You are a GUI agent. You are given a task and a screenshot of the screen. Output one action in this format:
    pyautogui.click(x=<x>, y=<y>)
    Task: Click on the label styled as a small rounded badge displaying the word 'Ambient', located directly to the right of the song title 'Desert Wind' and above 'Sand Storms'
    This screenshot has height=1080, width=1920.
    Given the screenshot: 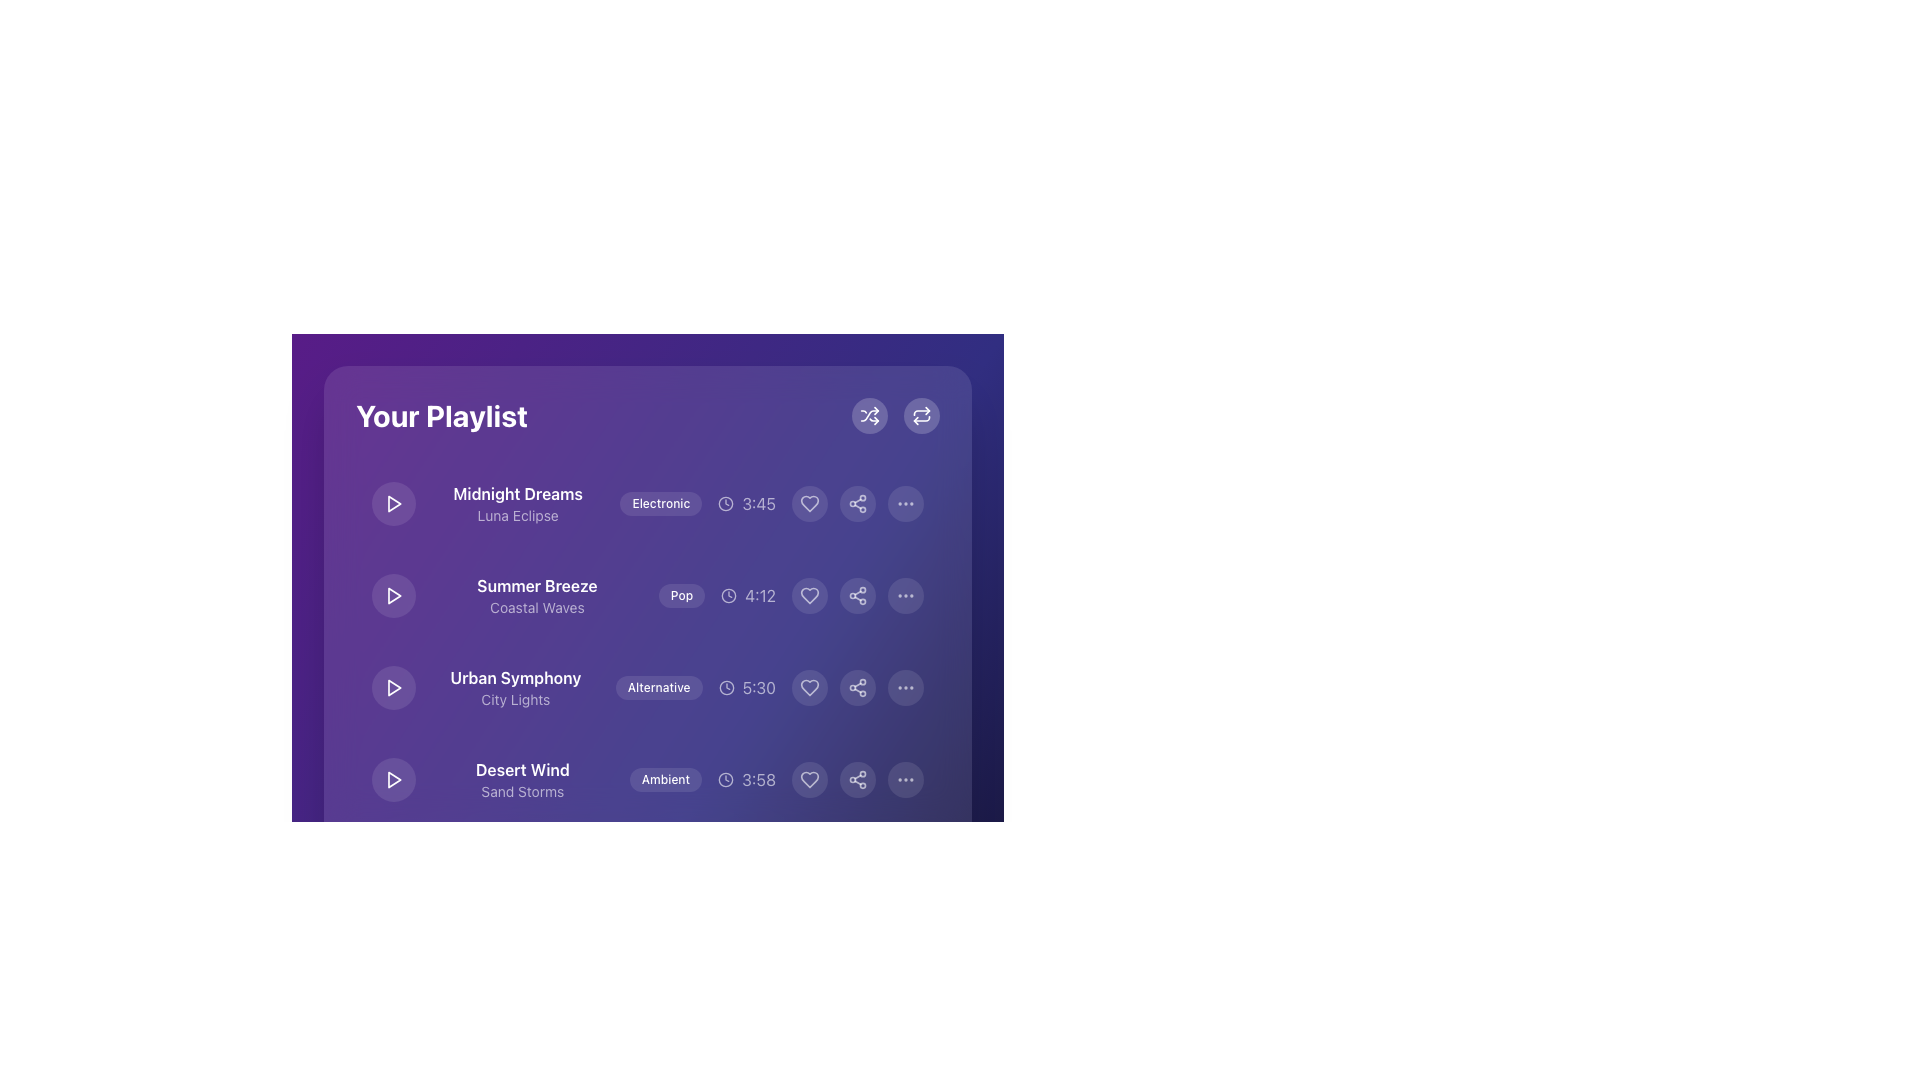 What is the action you would take?
    pyautogui.click(x=648, y=778)
    